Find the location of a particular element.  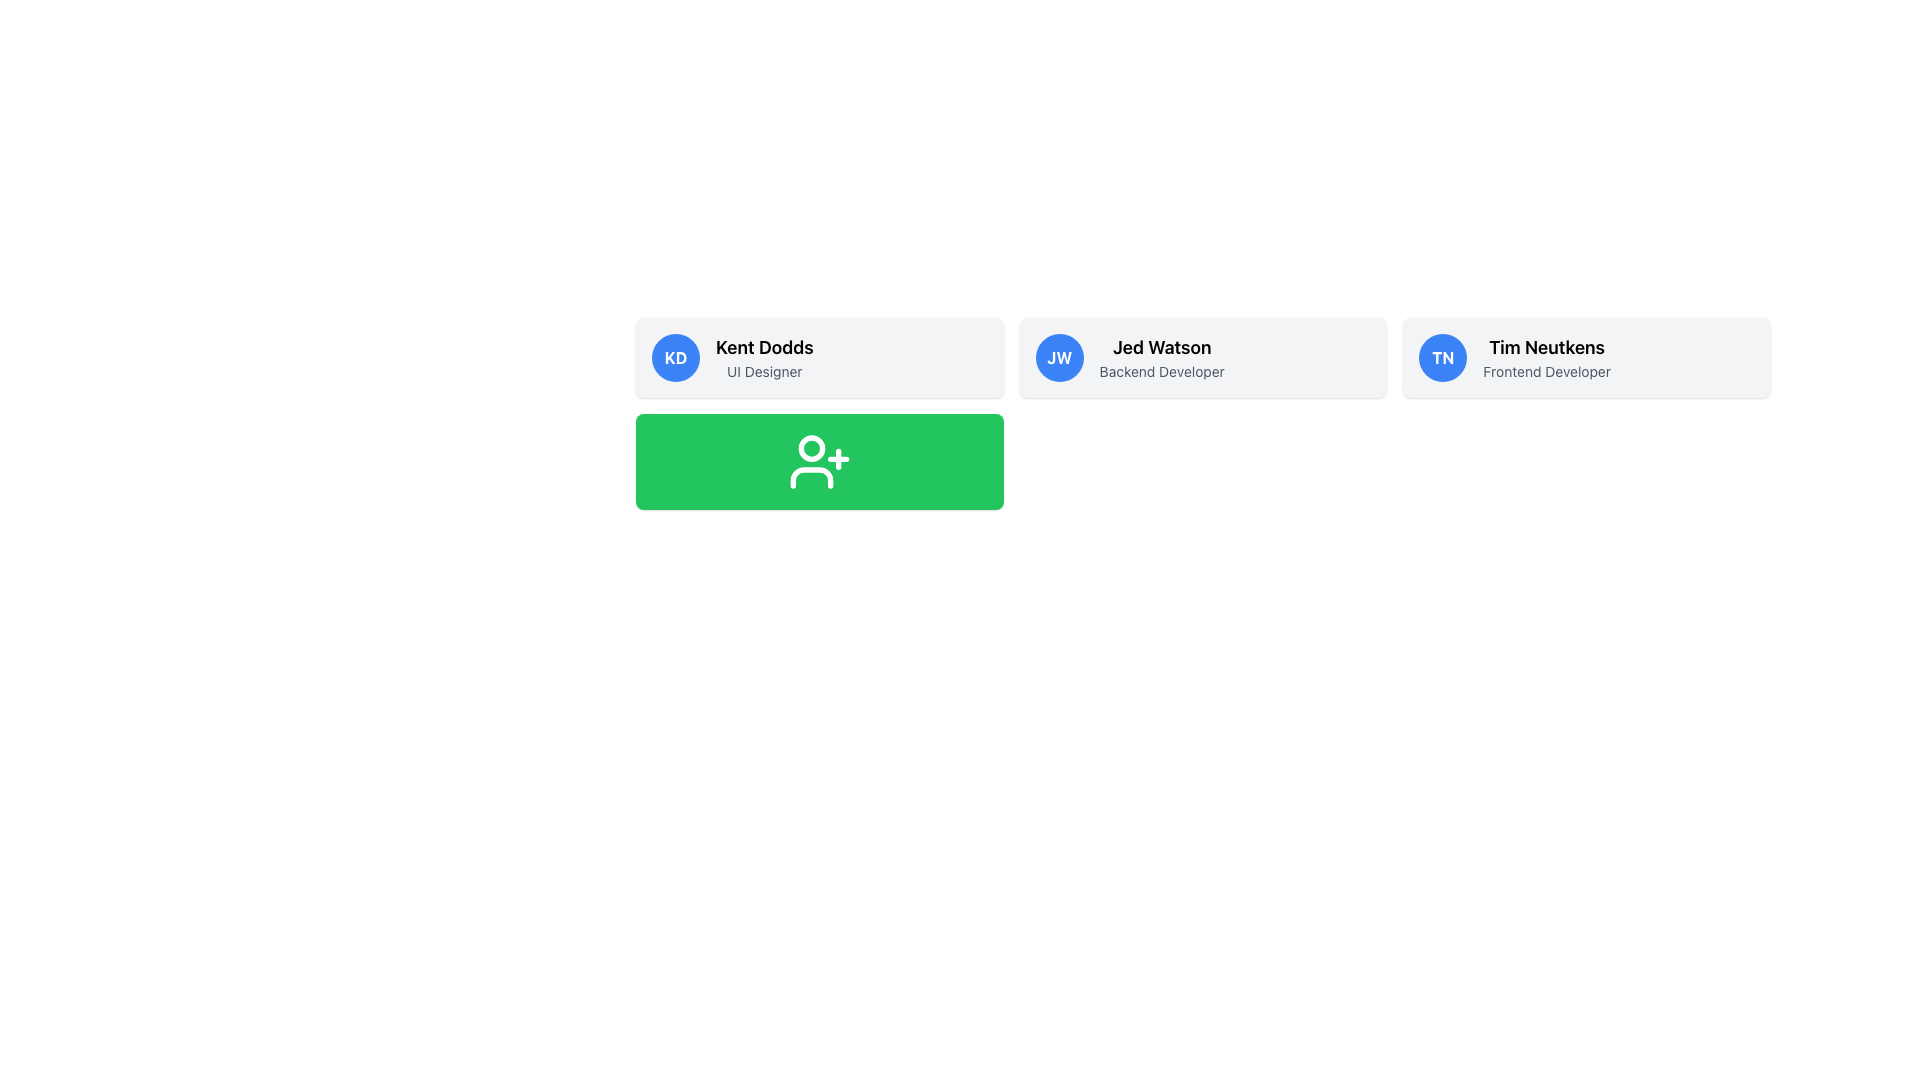

the Profile badge representing 'Jed Watson' located on the left side of the middle card in a horizontal layout is located at coordinates (1058, 357).